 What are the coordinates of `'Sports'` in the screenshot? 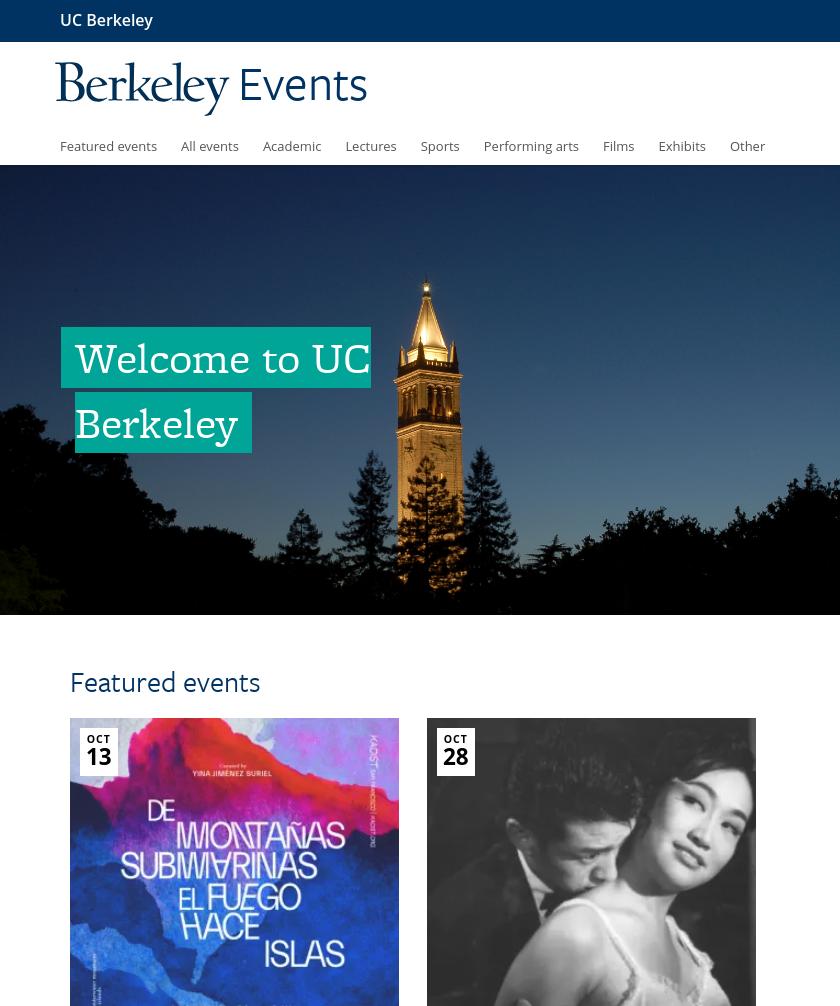 It's located at (439, 144).